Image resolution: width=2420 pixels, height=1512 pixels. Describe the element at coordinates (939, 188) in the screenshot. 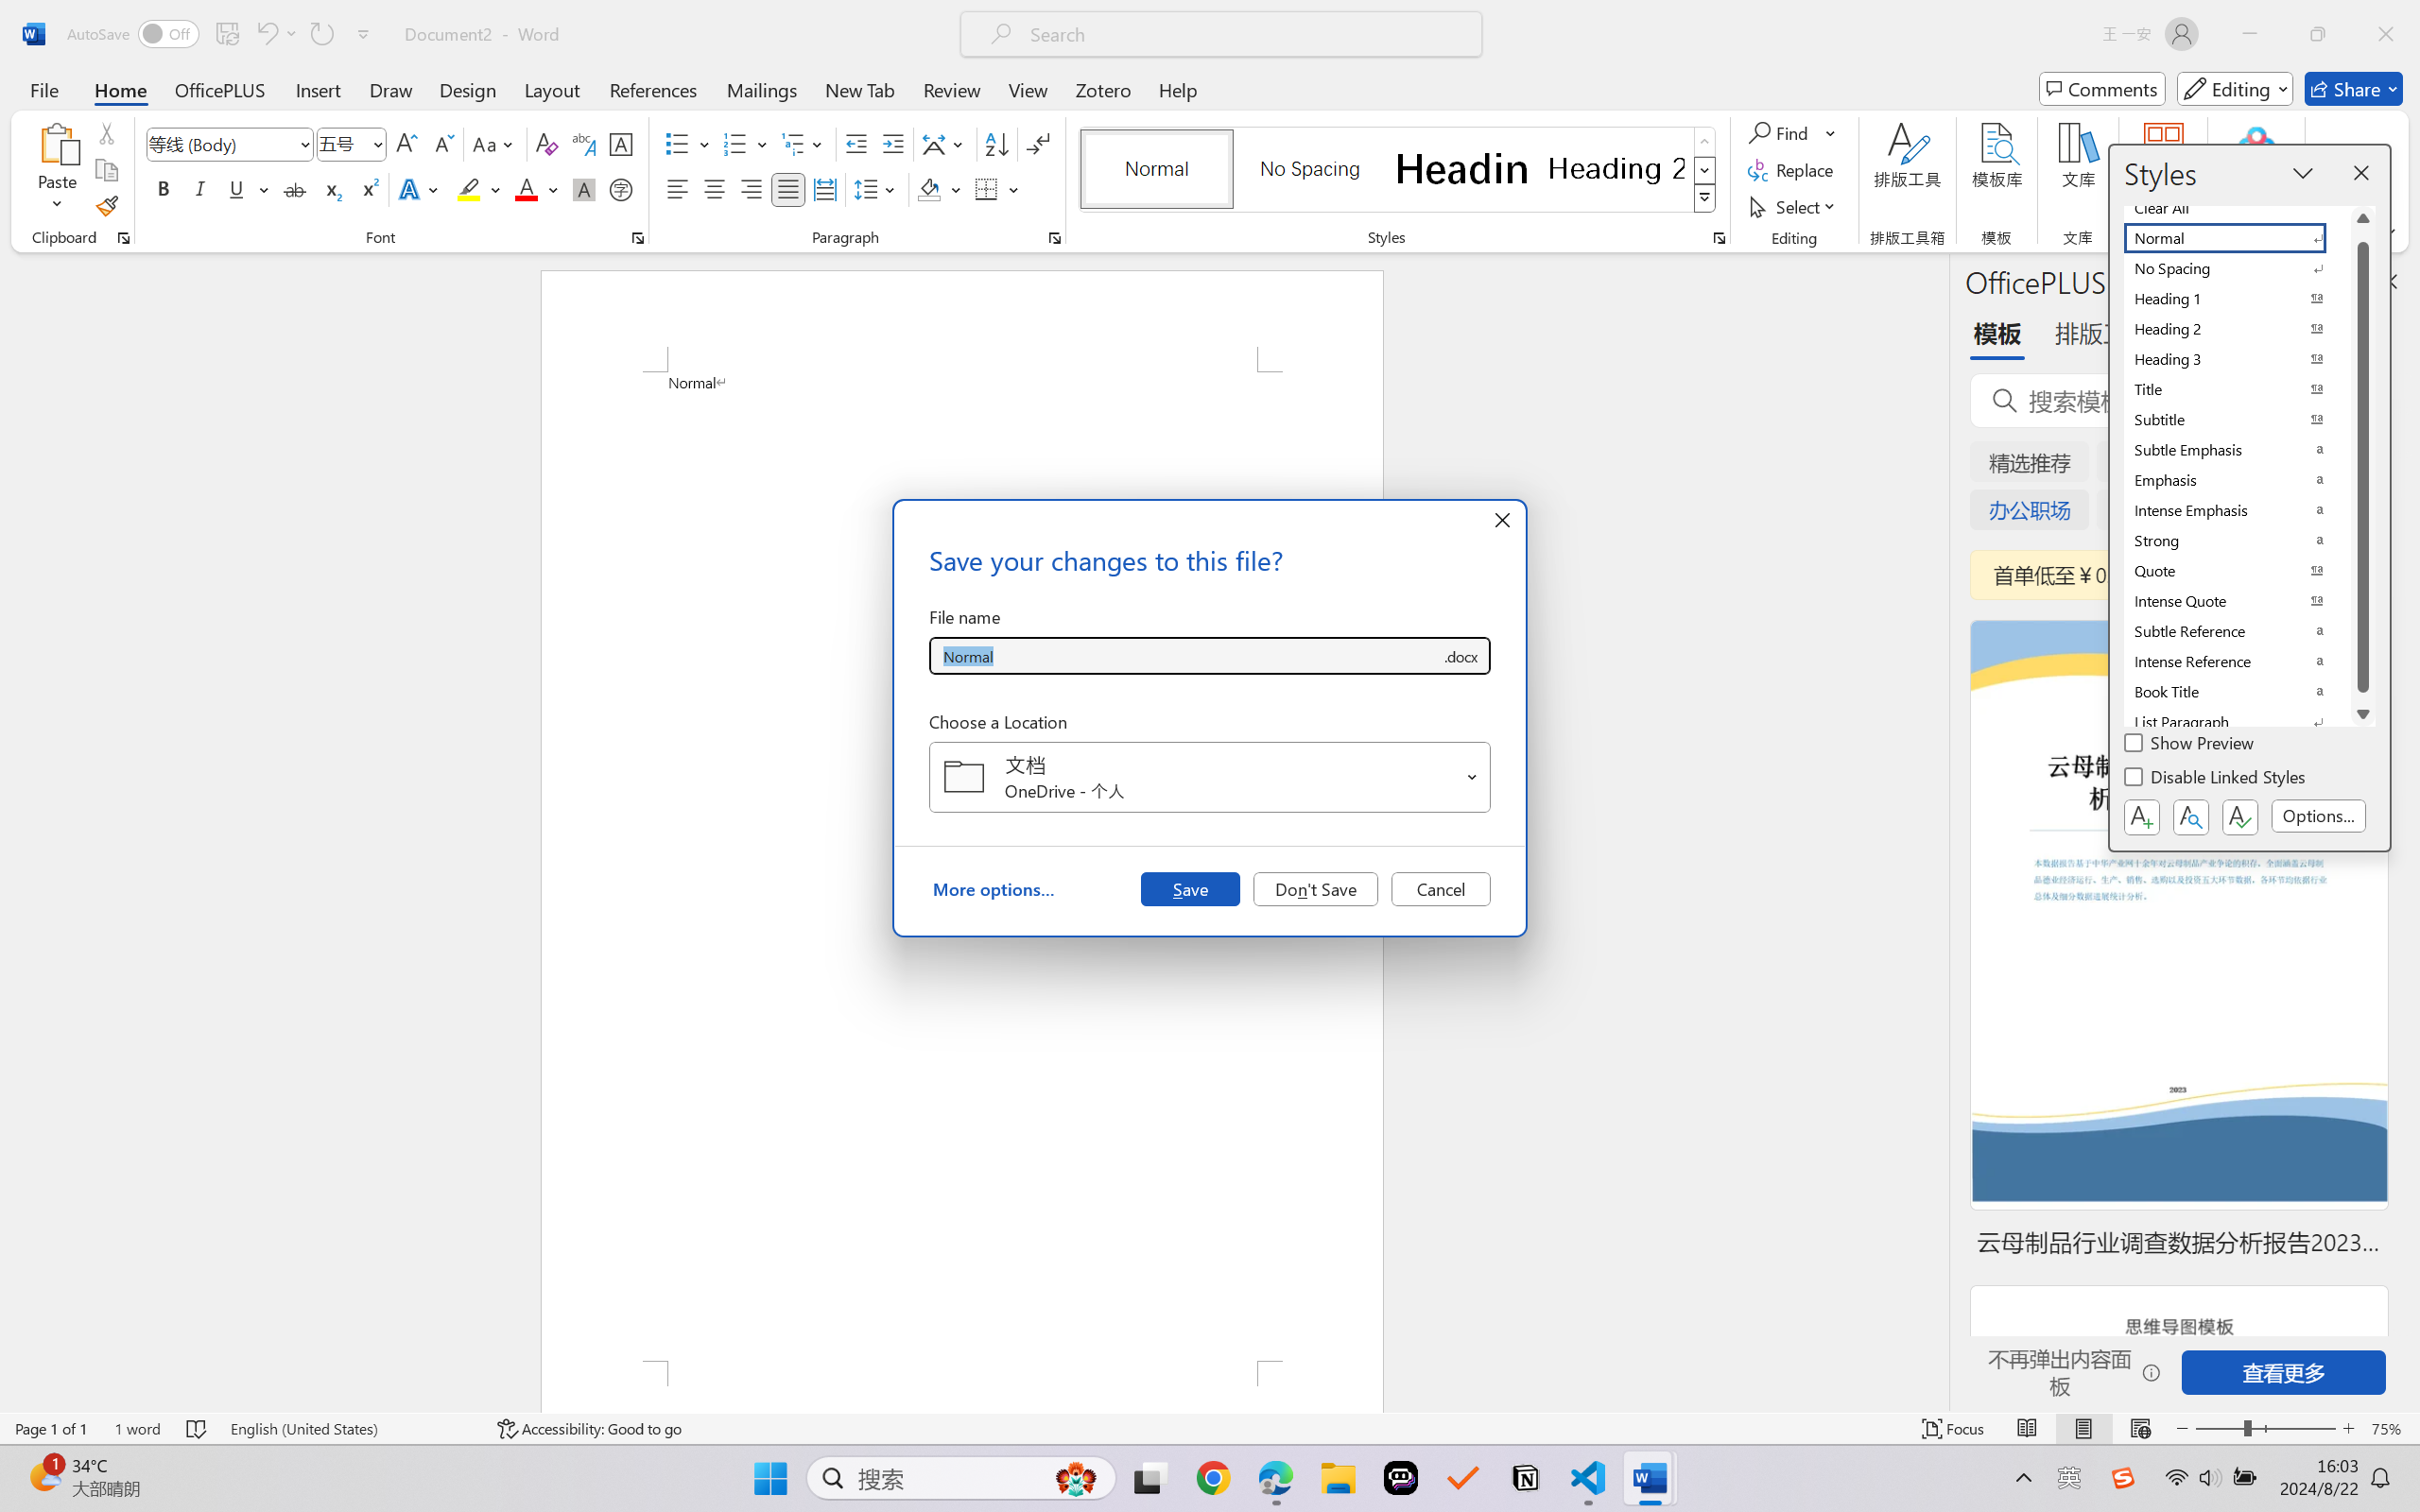

I see `'Shading'` at that location.